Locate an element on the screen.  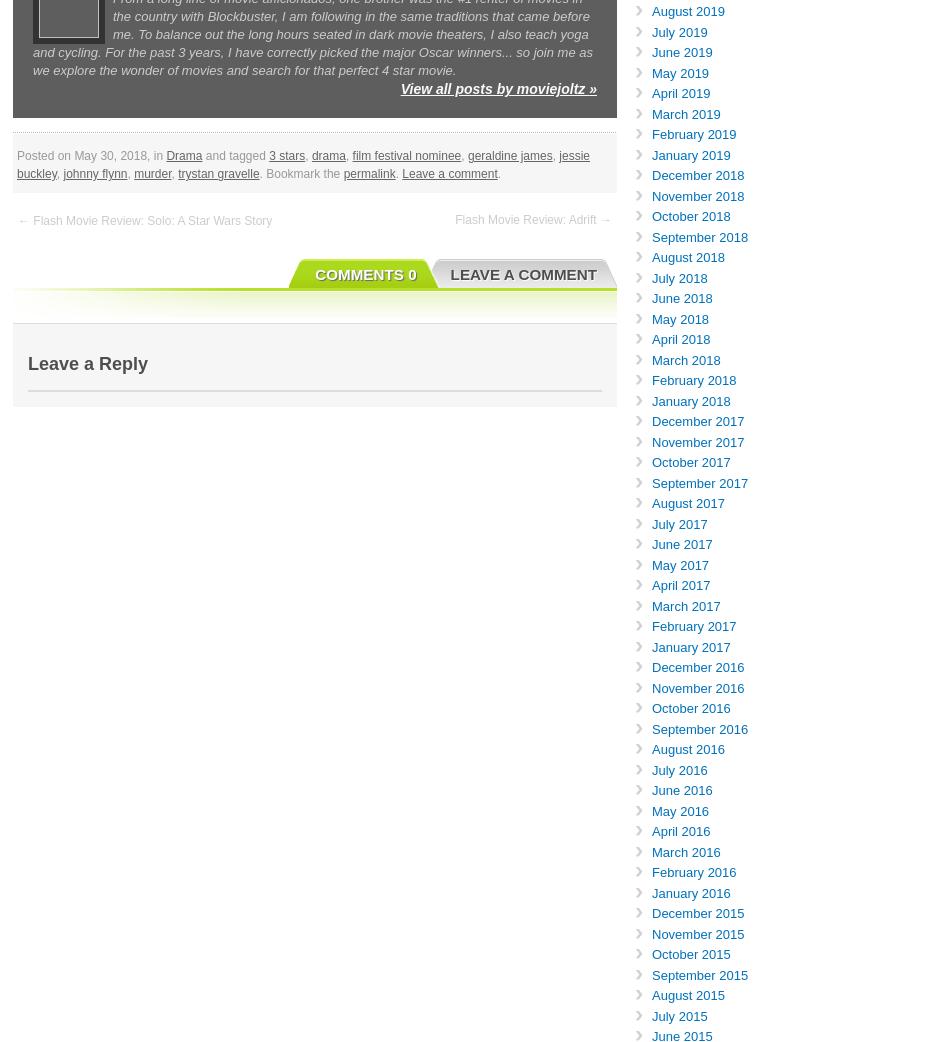
'October 2017' is located at coordinates (689, 462).